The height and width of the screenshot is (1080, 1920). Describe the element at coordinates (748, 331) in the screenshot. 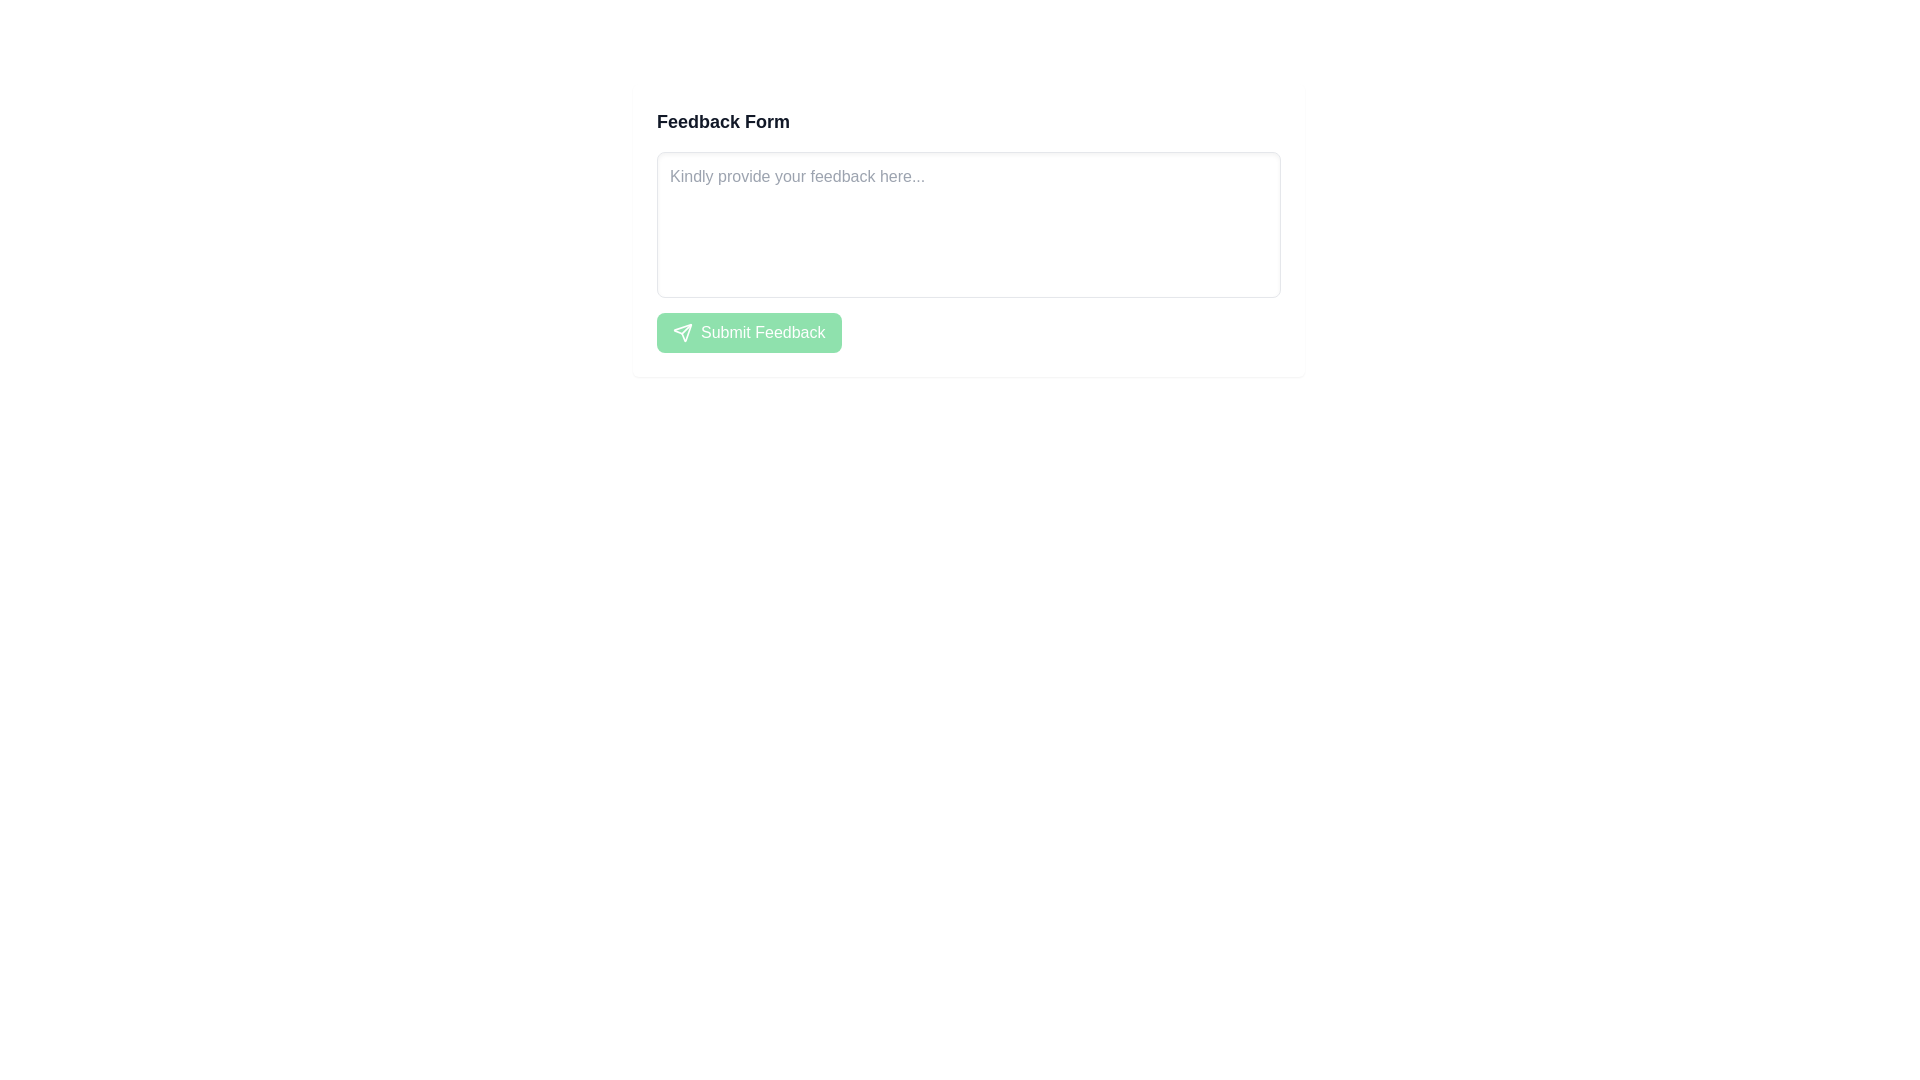

I see `the green 'Submit Feedback' button with rounded corners, which has a white text label and a paper plane icon` at that location.